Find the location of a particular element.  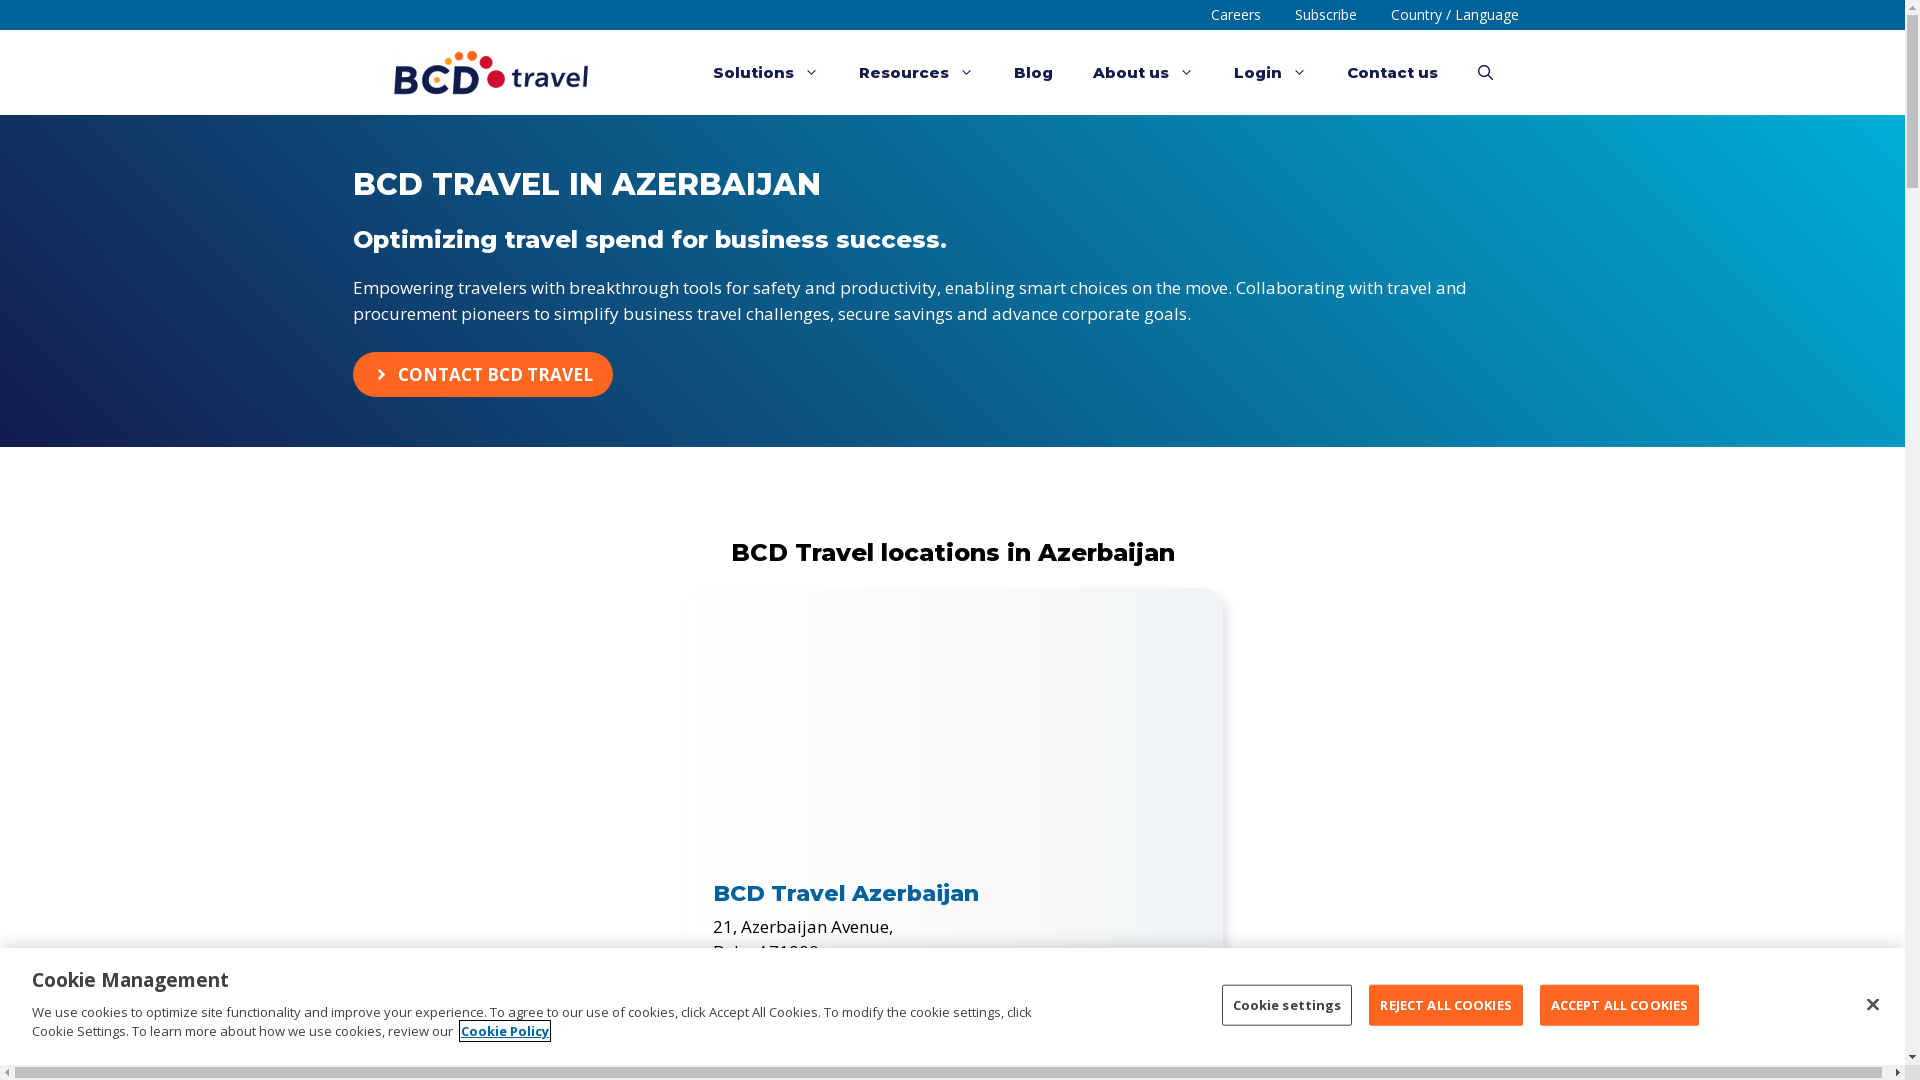

'CONTACT BCD TRAVEL' is located at coordinates (482, 374).